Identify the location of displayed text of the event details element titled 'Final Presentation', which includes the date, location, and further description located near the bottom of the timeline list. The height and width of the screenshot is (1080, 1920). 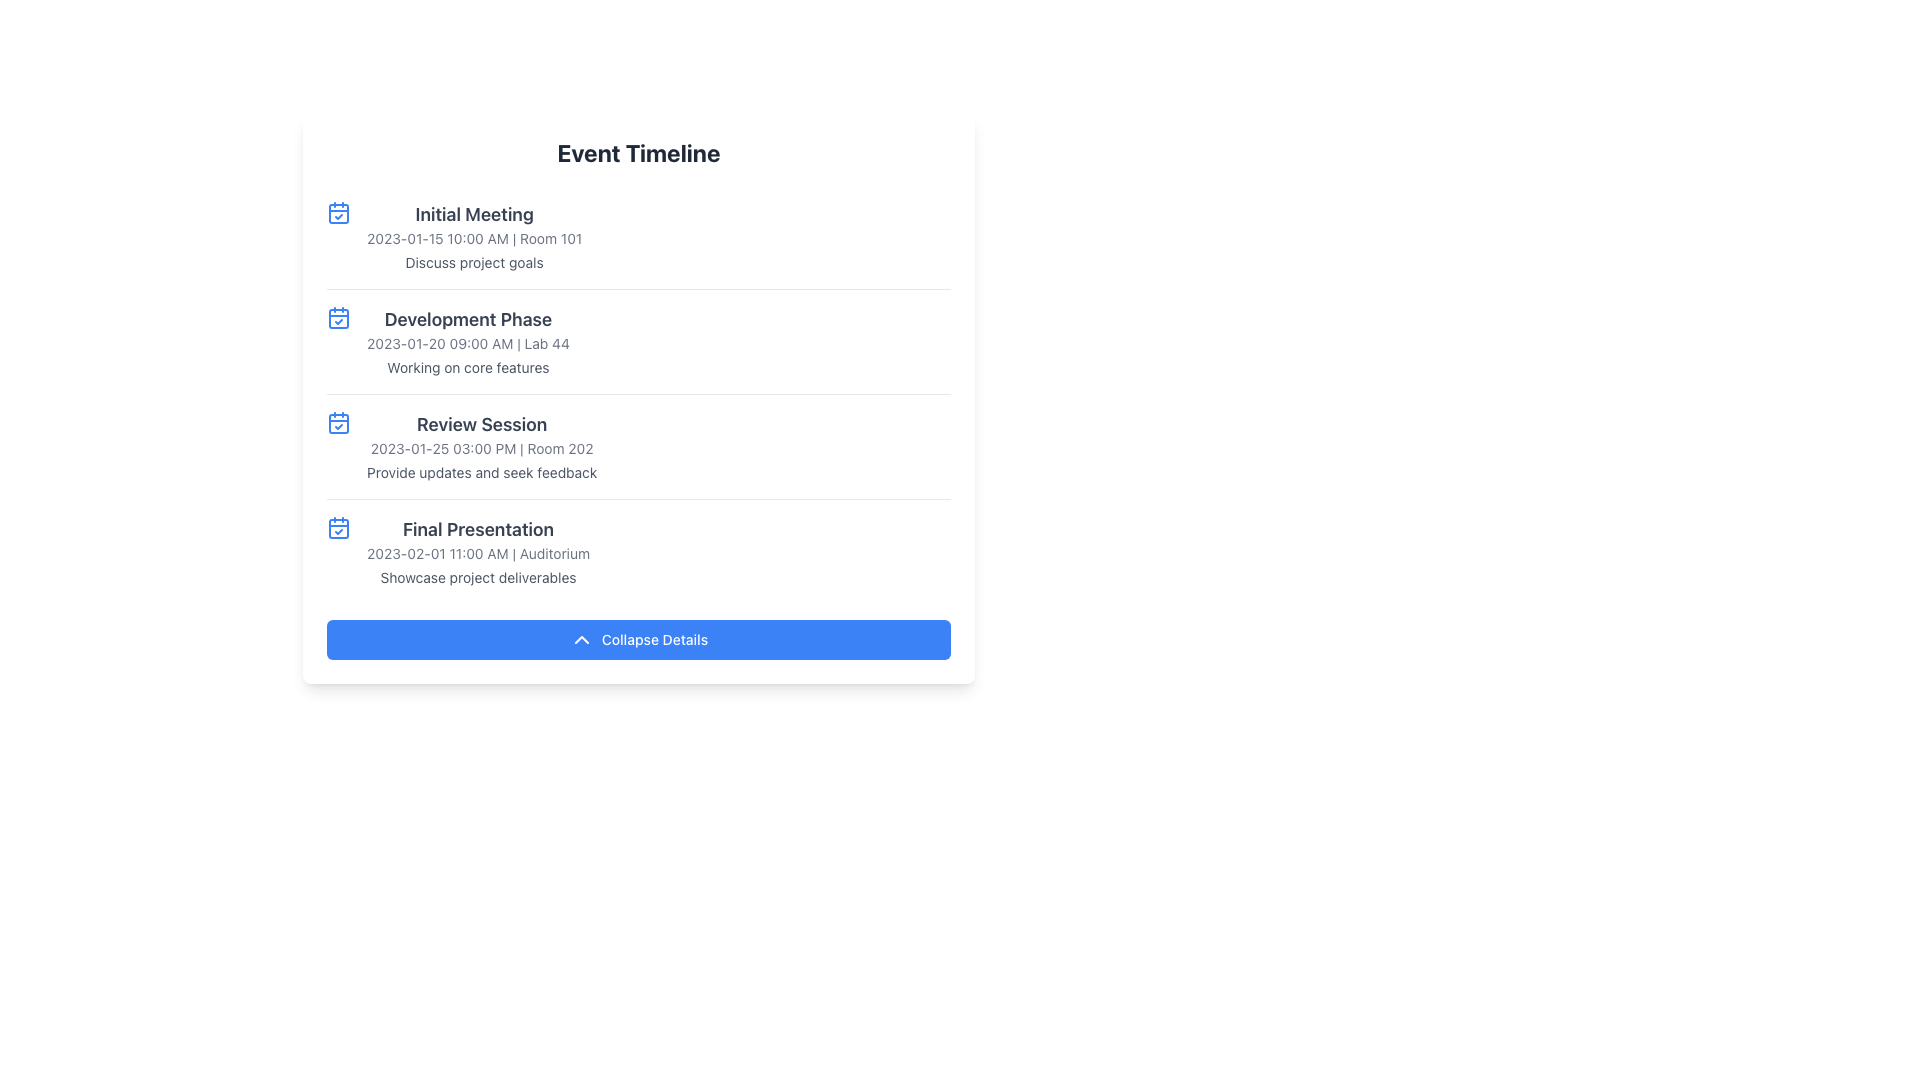
(477, 551).